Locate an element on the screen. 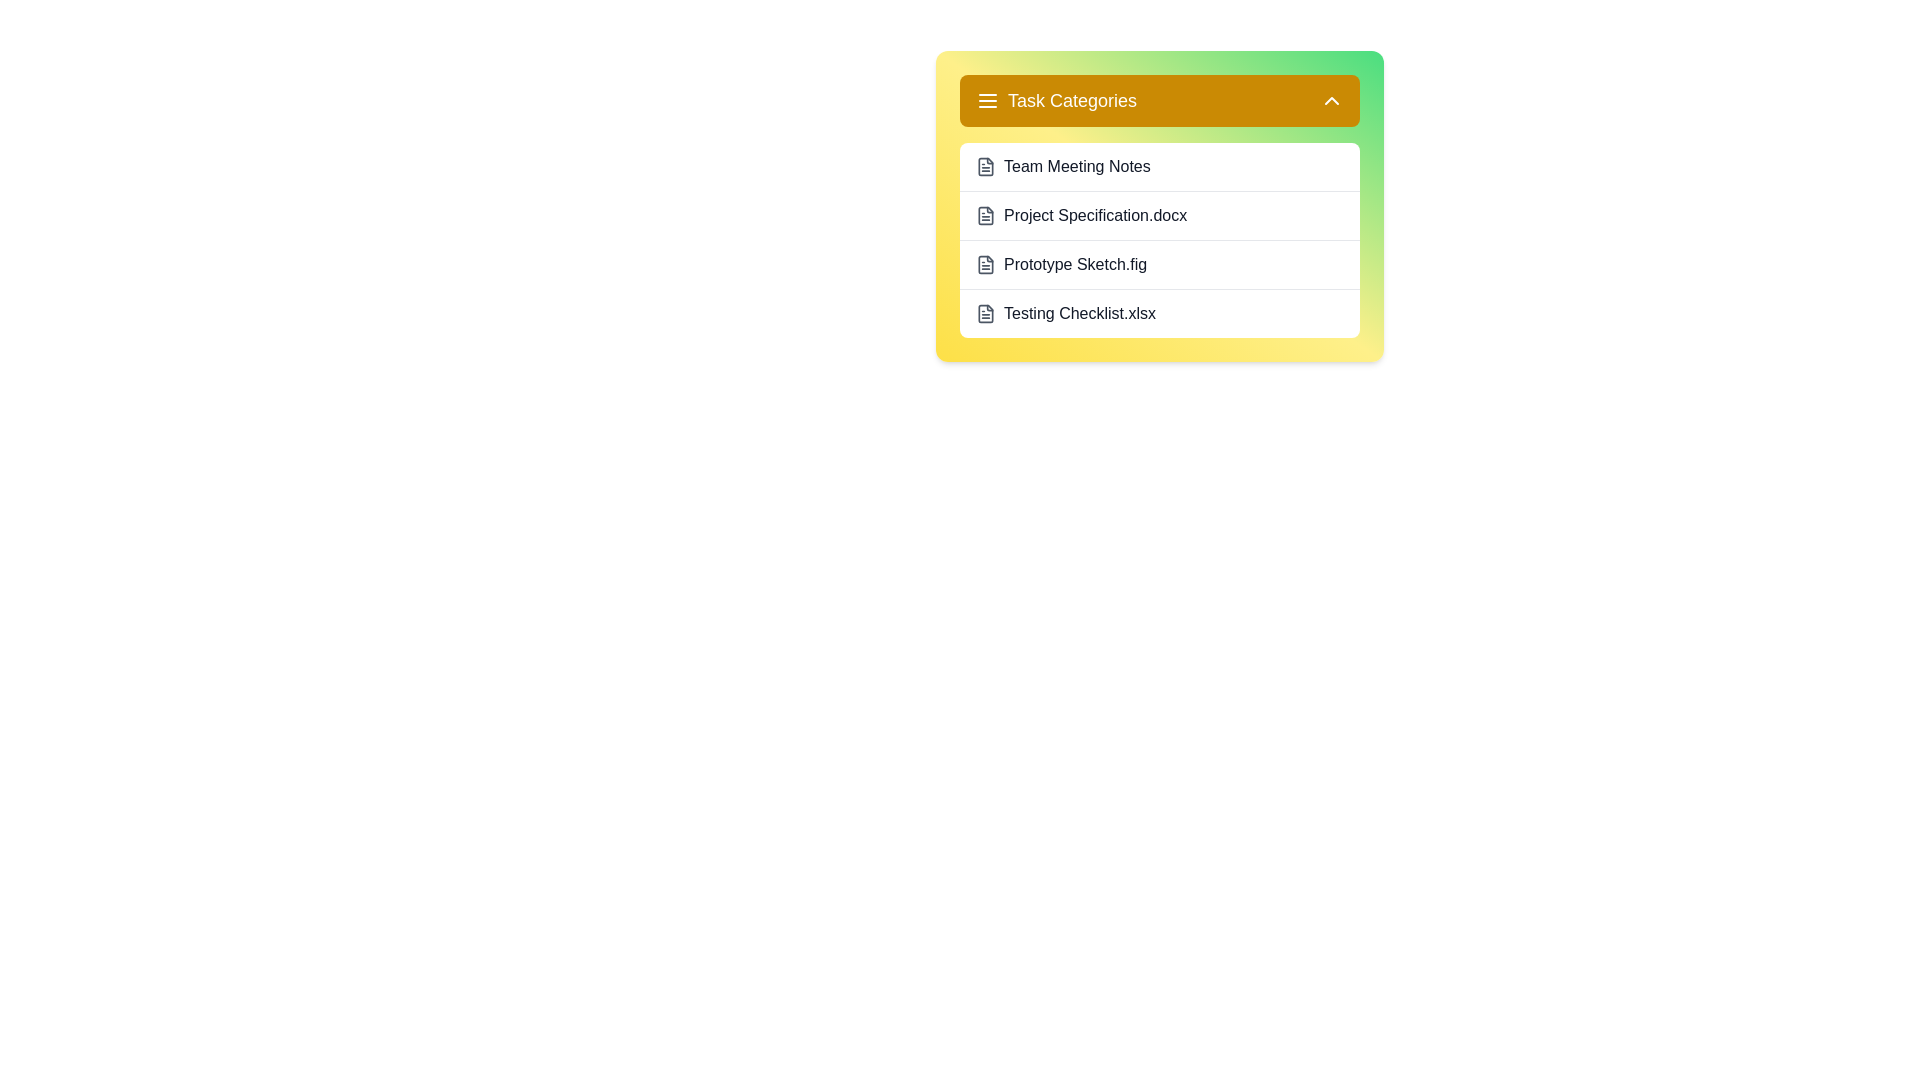 This screenshot has height=1080, width=1920. the task Team Meeting Notes to highlight it is located at coordinates (1160, 165).